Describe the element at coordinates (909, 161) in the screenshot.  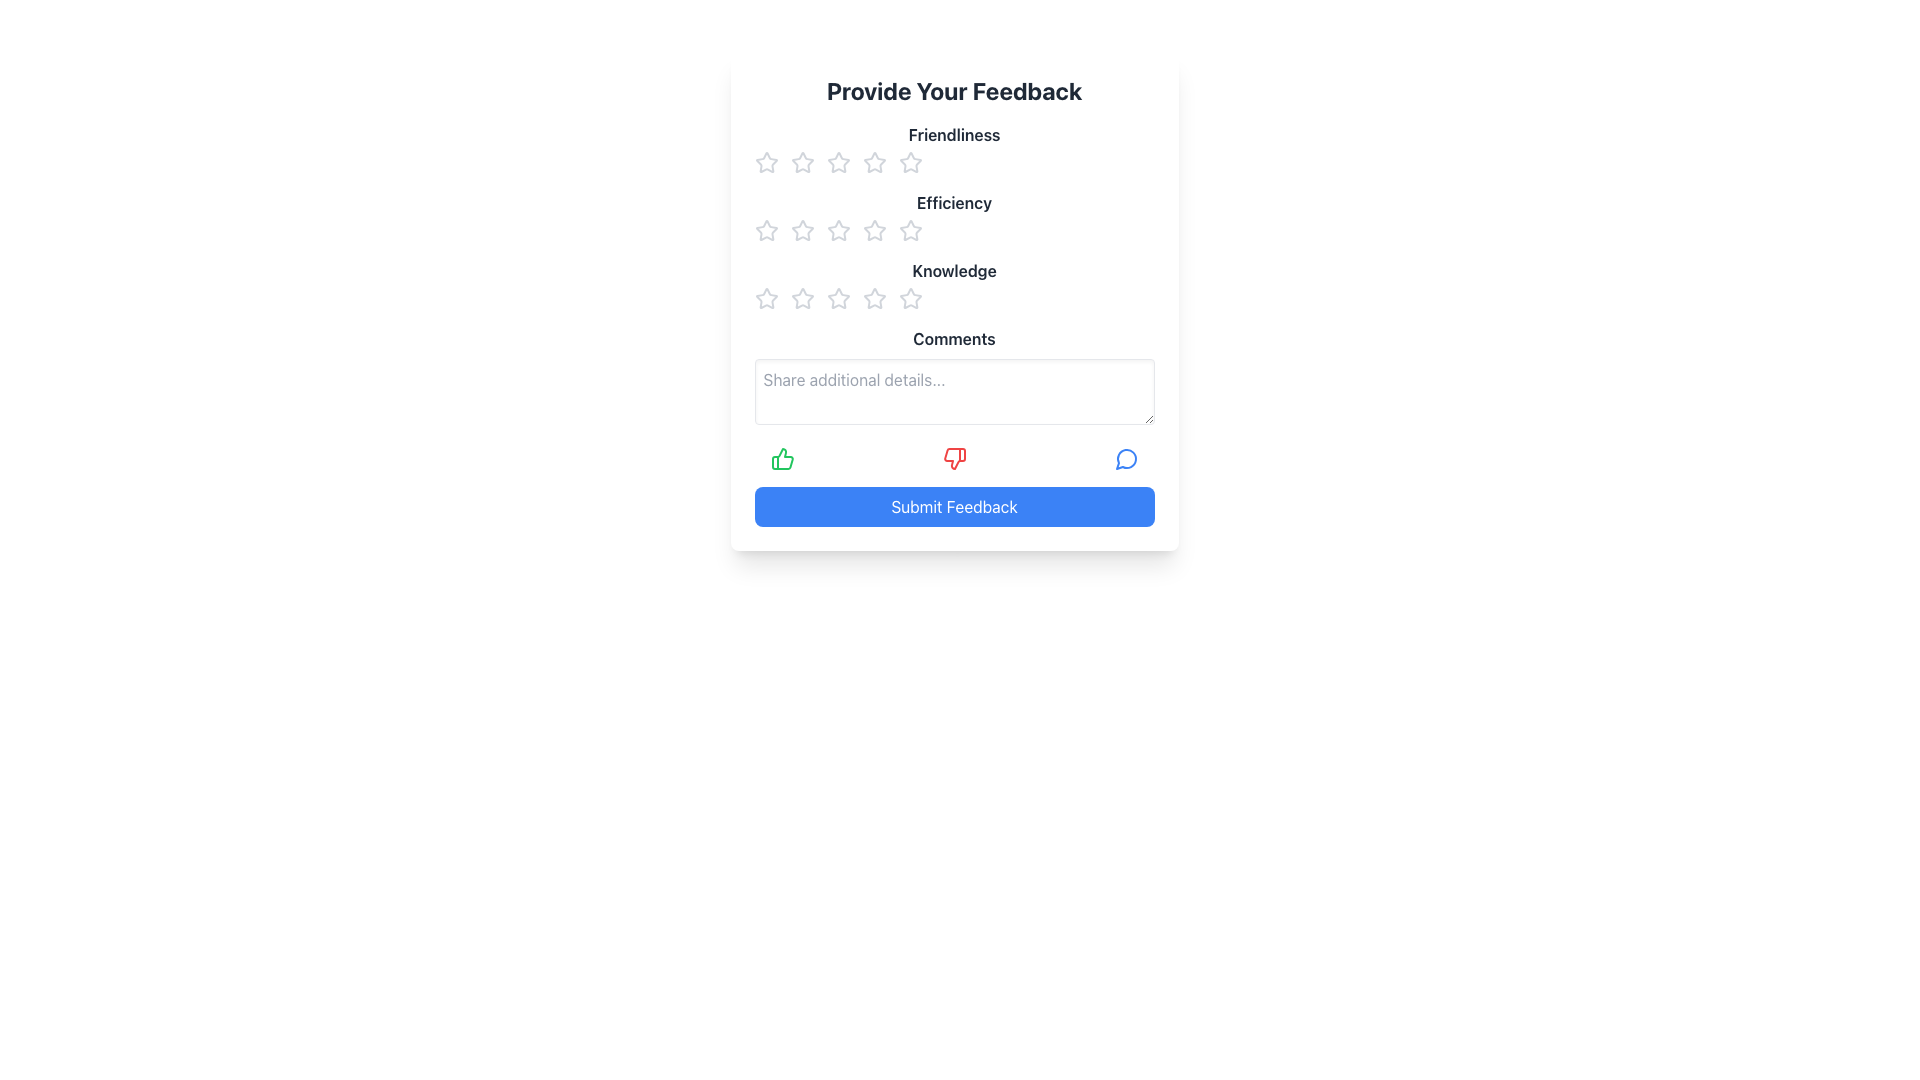
I see `the fifth star-shaped Rating icon for 'Friendliness'` at that location.